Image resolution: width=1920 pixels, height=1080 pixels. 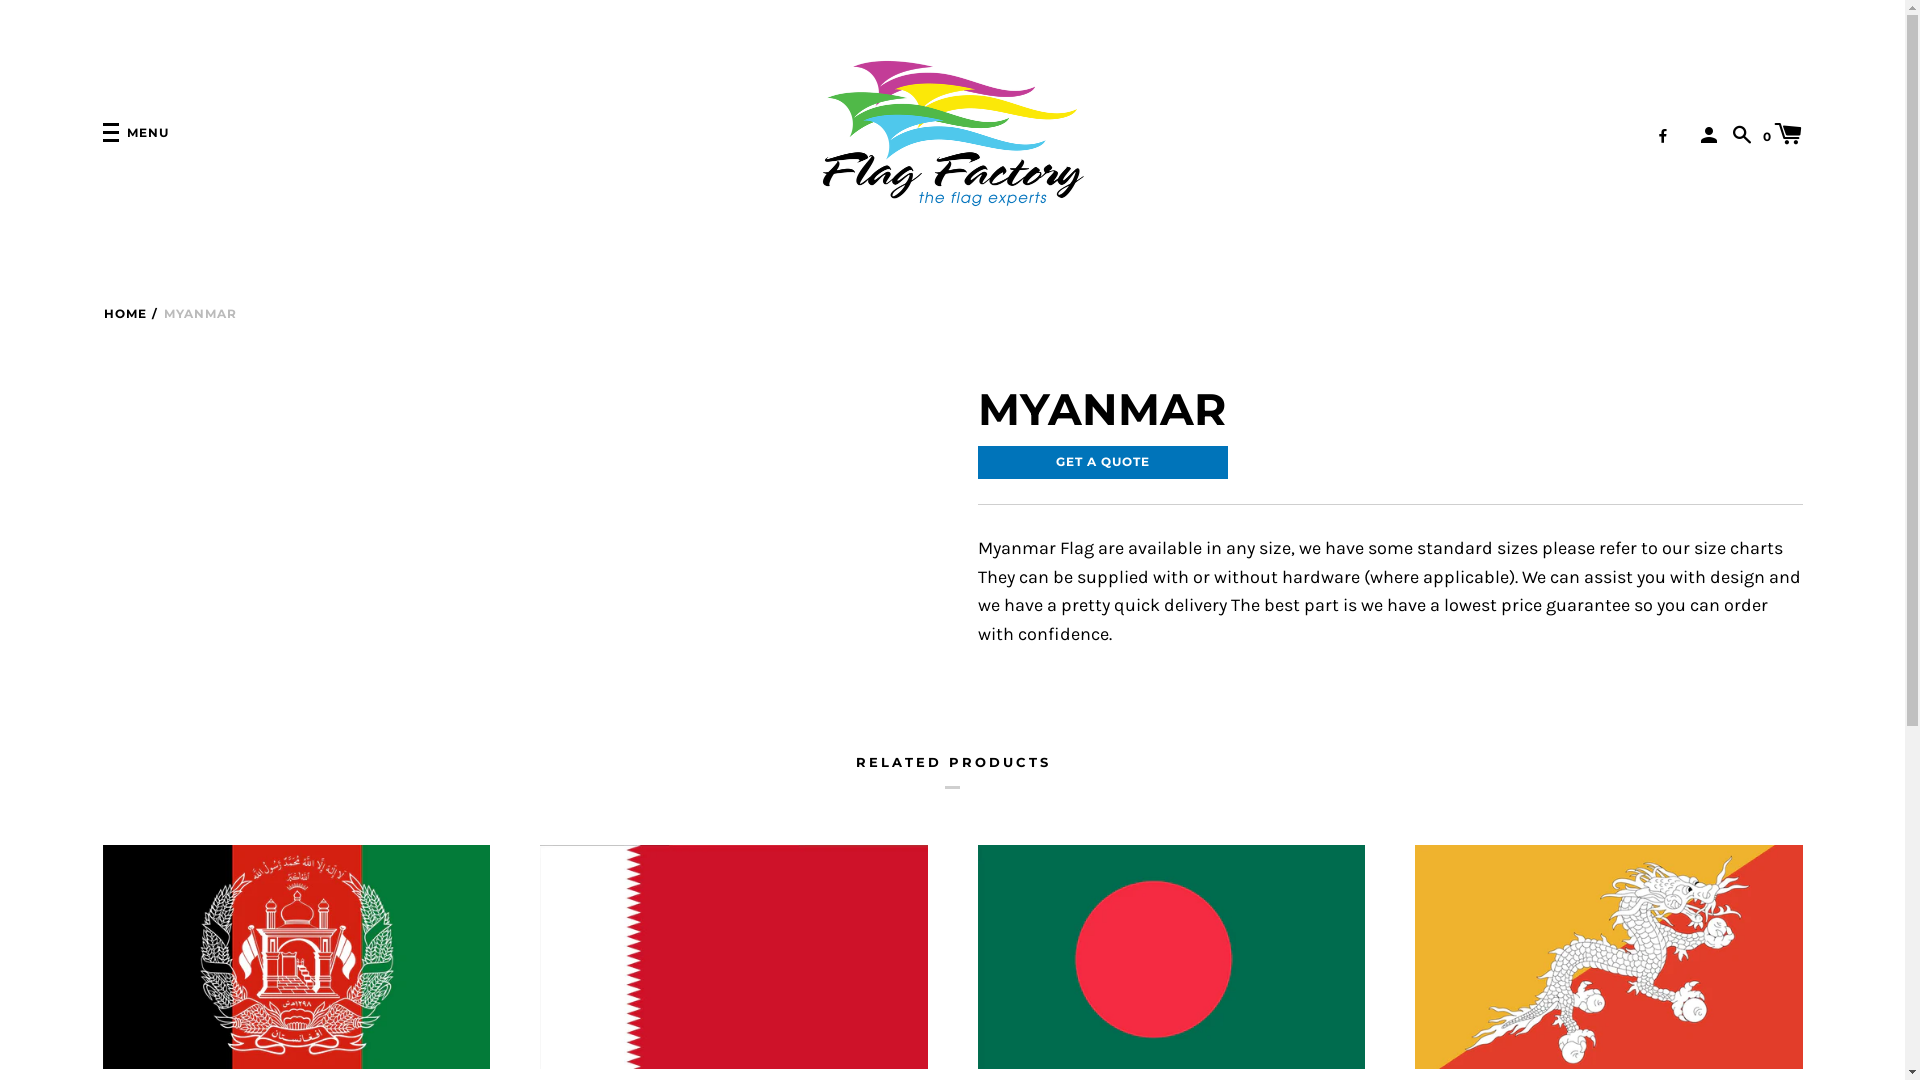 What do you see at coordinates (978, 462) in the screenshot?
I see `'GET A QUOTE'` at bounding box center [978, 462].